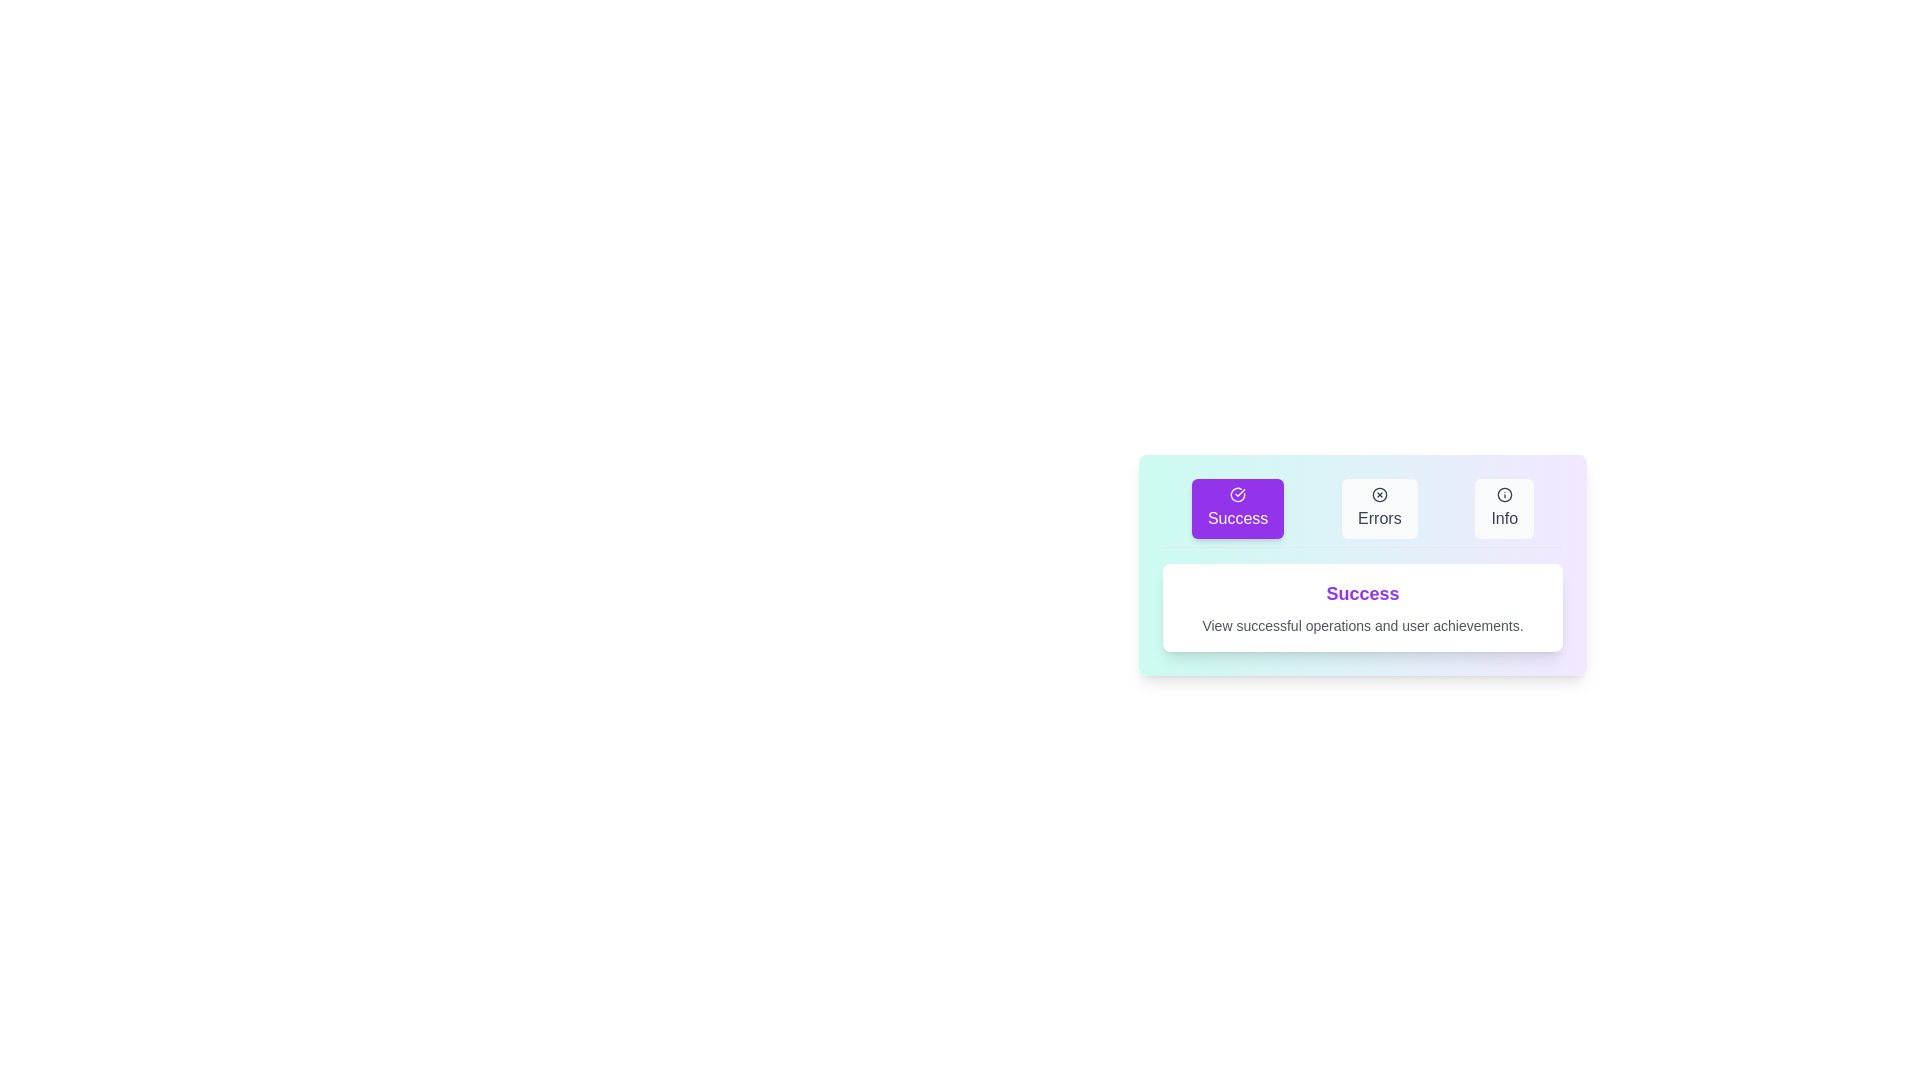  I want to click on the Info tab to activate it, so click(1504, 508).